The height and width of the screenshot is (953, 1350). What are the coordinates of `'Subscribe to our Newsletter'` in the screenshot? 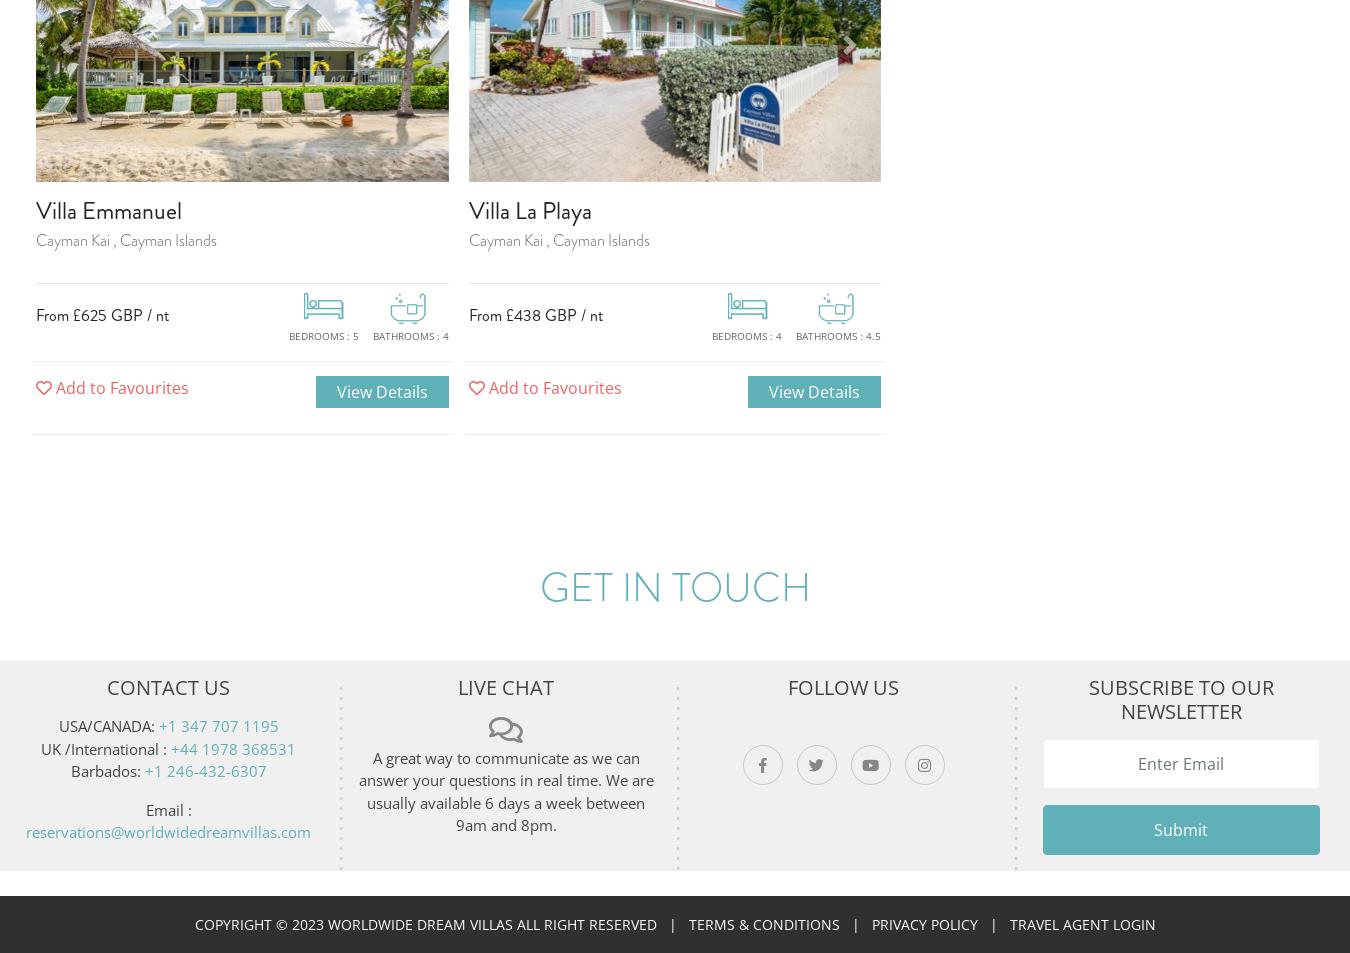 It's located at (1179, 699).